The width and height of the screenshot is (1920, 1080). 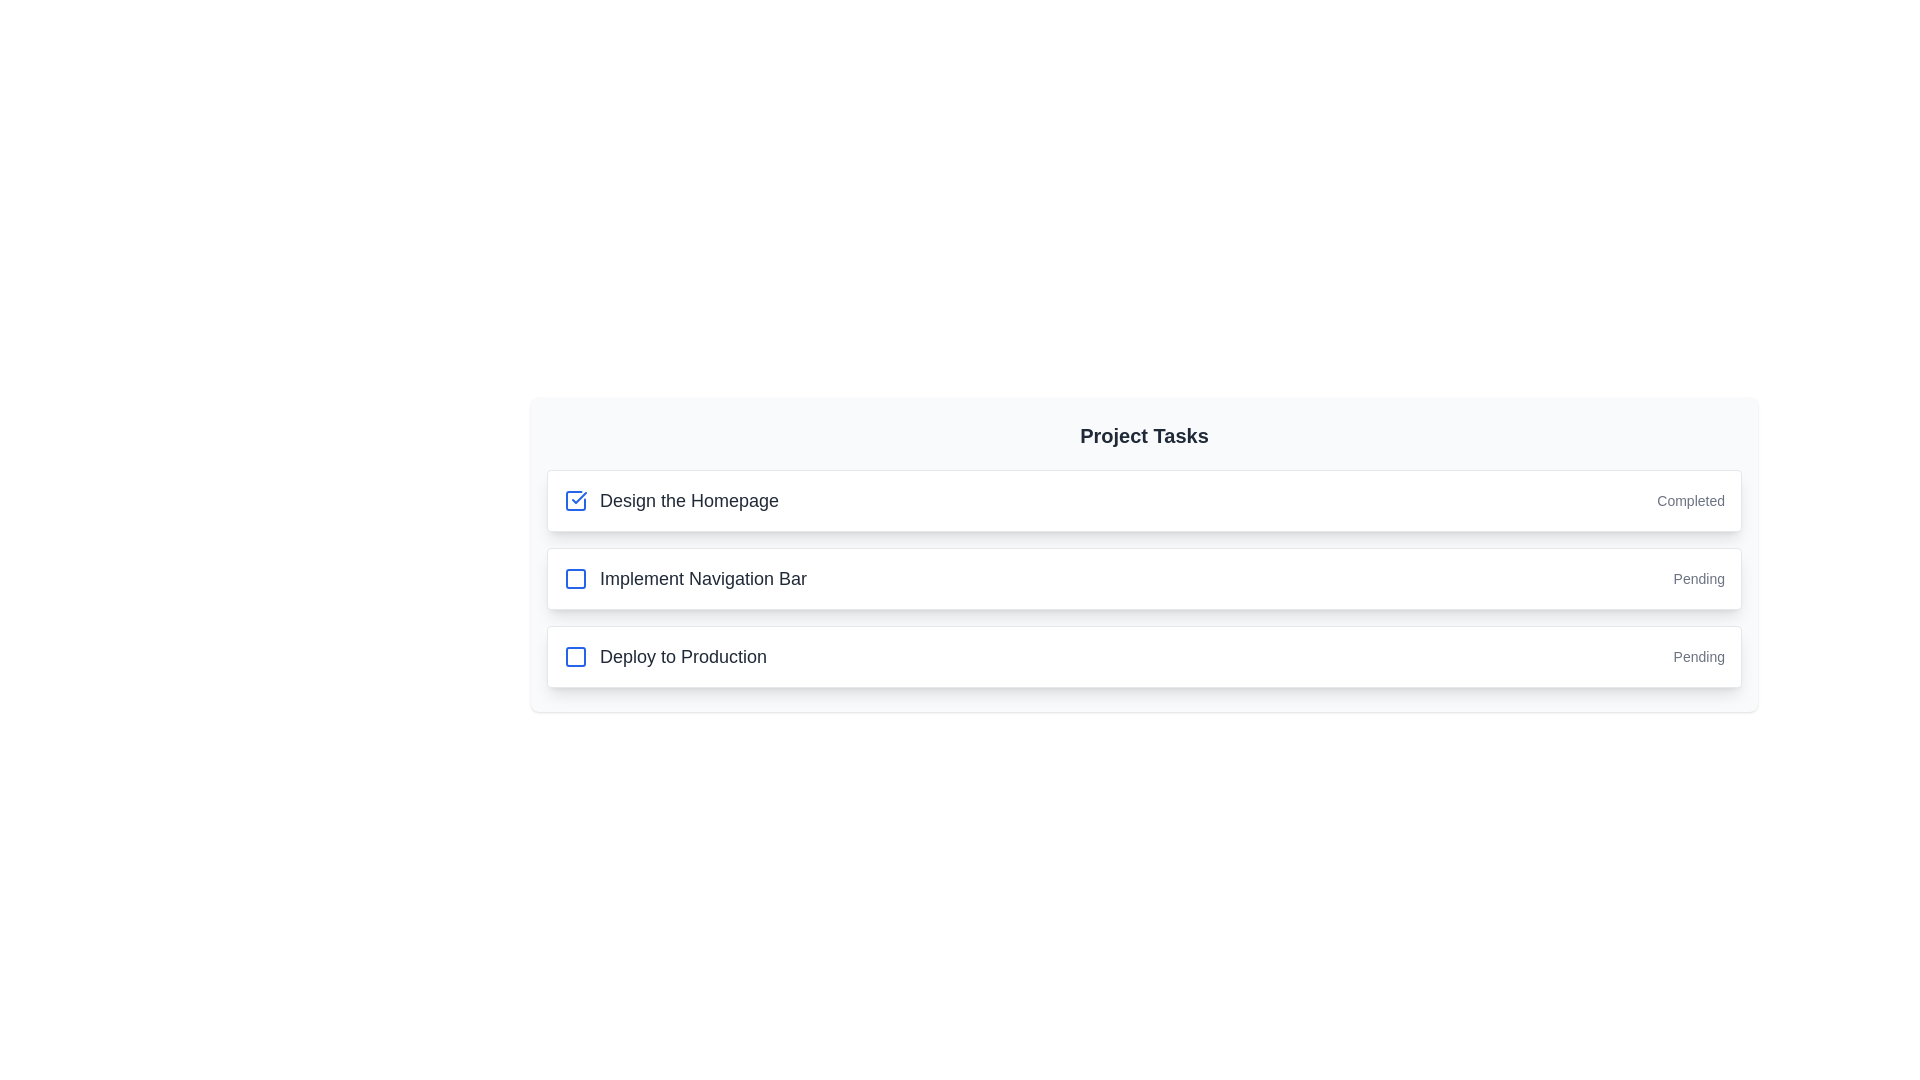 What do you see at coordinates (575, 578) in the screenshot?
I see `the checkbox indicator for the task 'Implement Navigation Bar' to check or uncheck it` at bounding box center [575, 578].